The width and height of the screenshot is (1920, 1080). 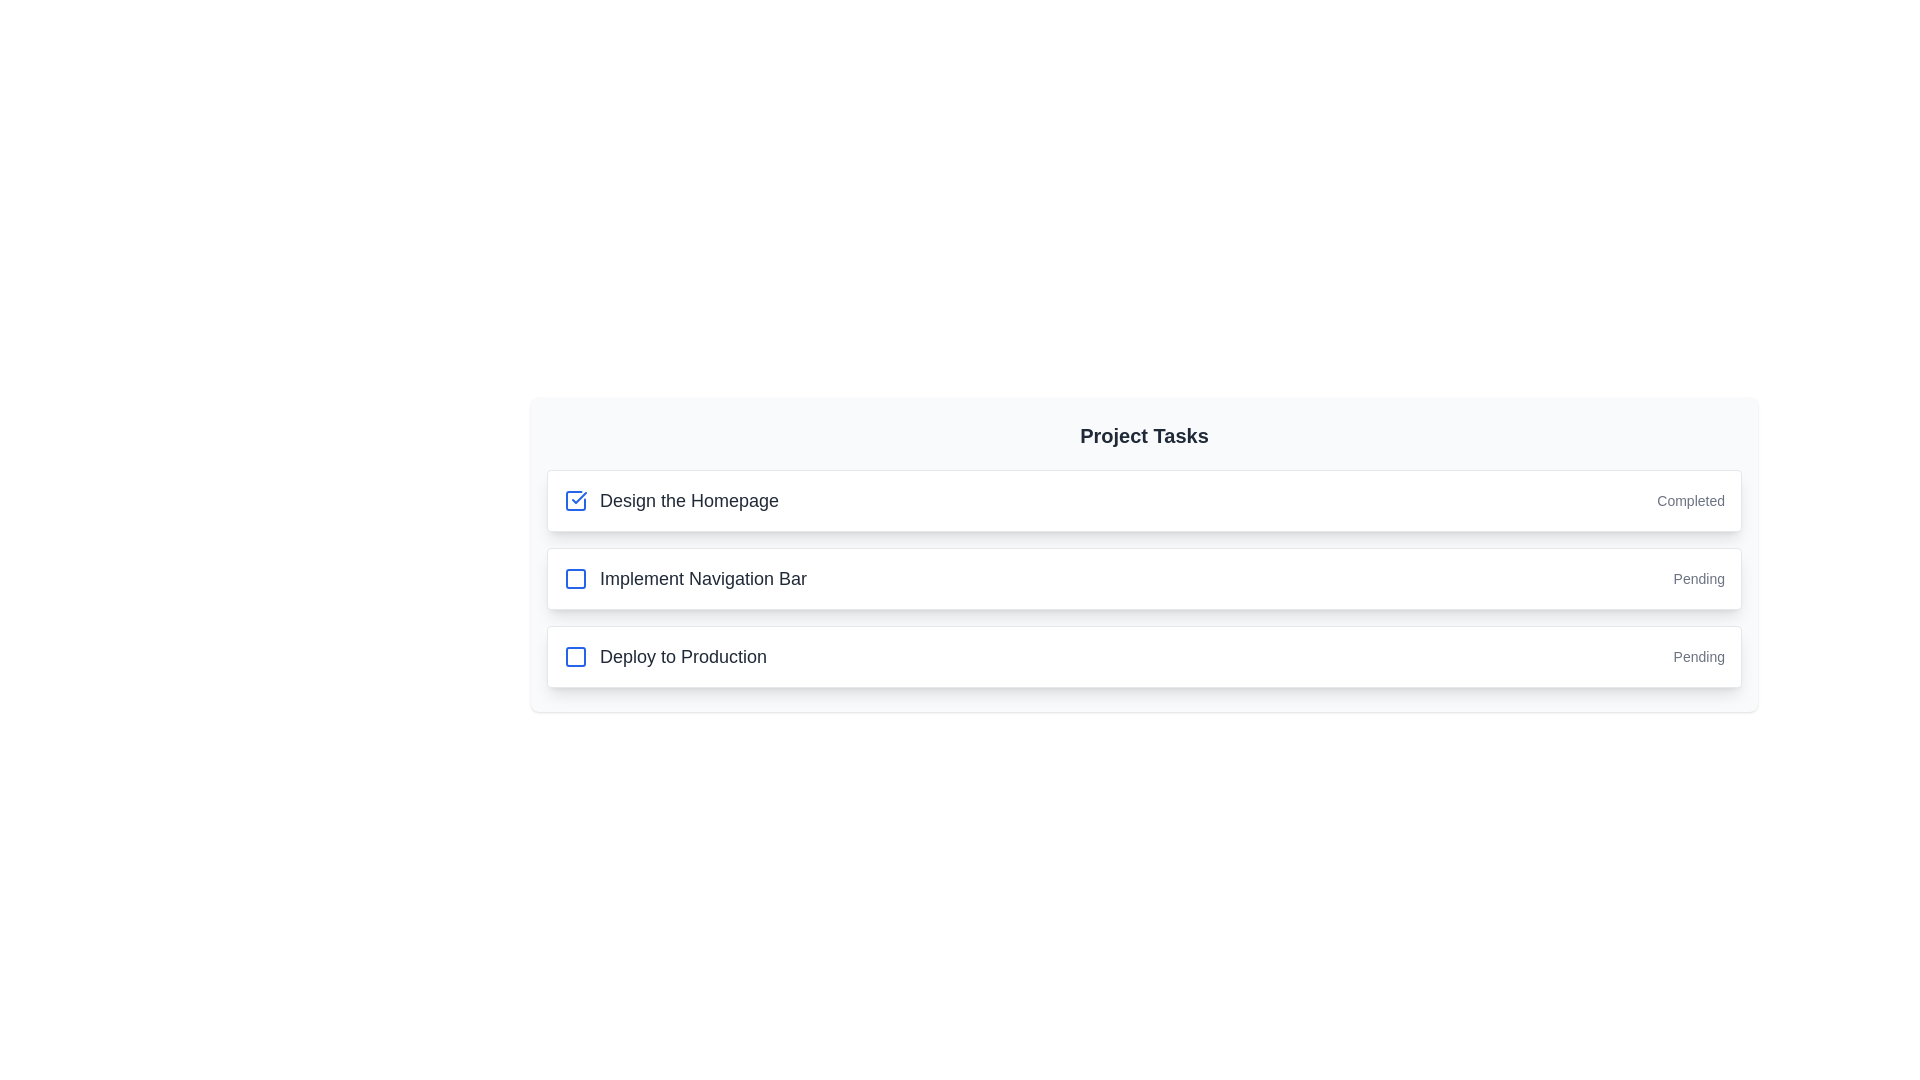 What do you see at coordinates (575, 578) in the screenshot?
I see `the checkbox indicator for the task 'Implement Navigation Bar' to check or uncheck it` at bounding box center [575, 578].